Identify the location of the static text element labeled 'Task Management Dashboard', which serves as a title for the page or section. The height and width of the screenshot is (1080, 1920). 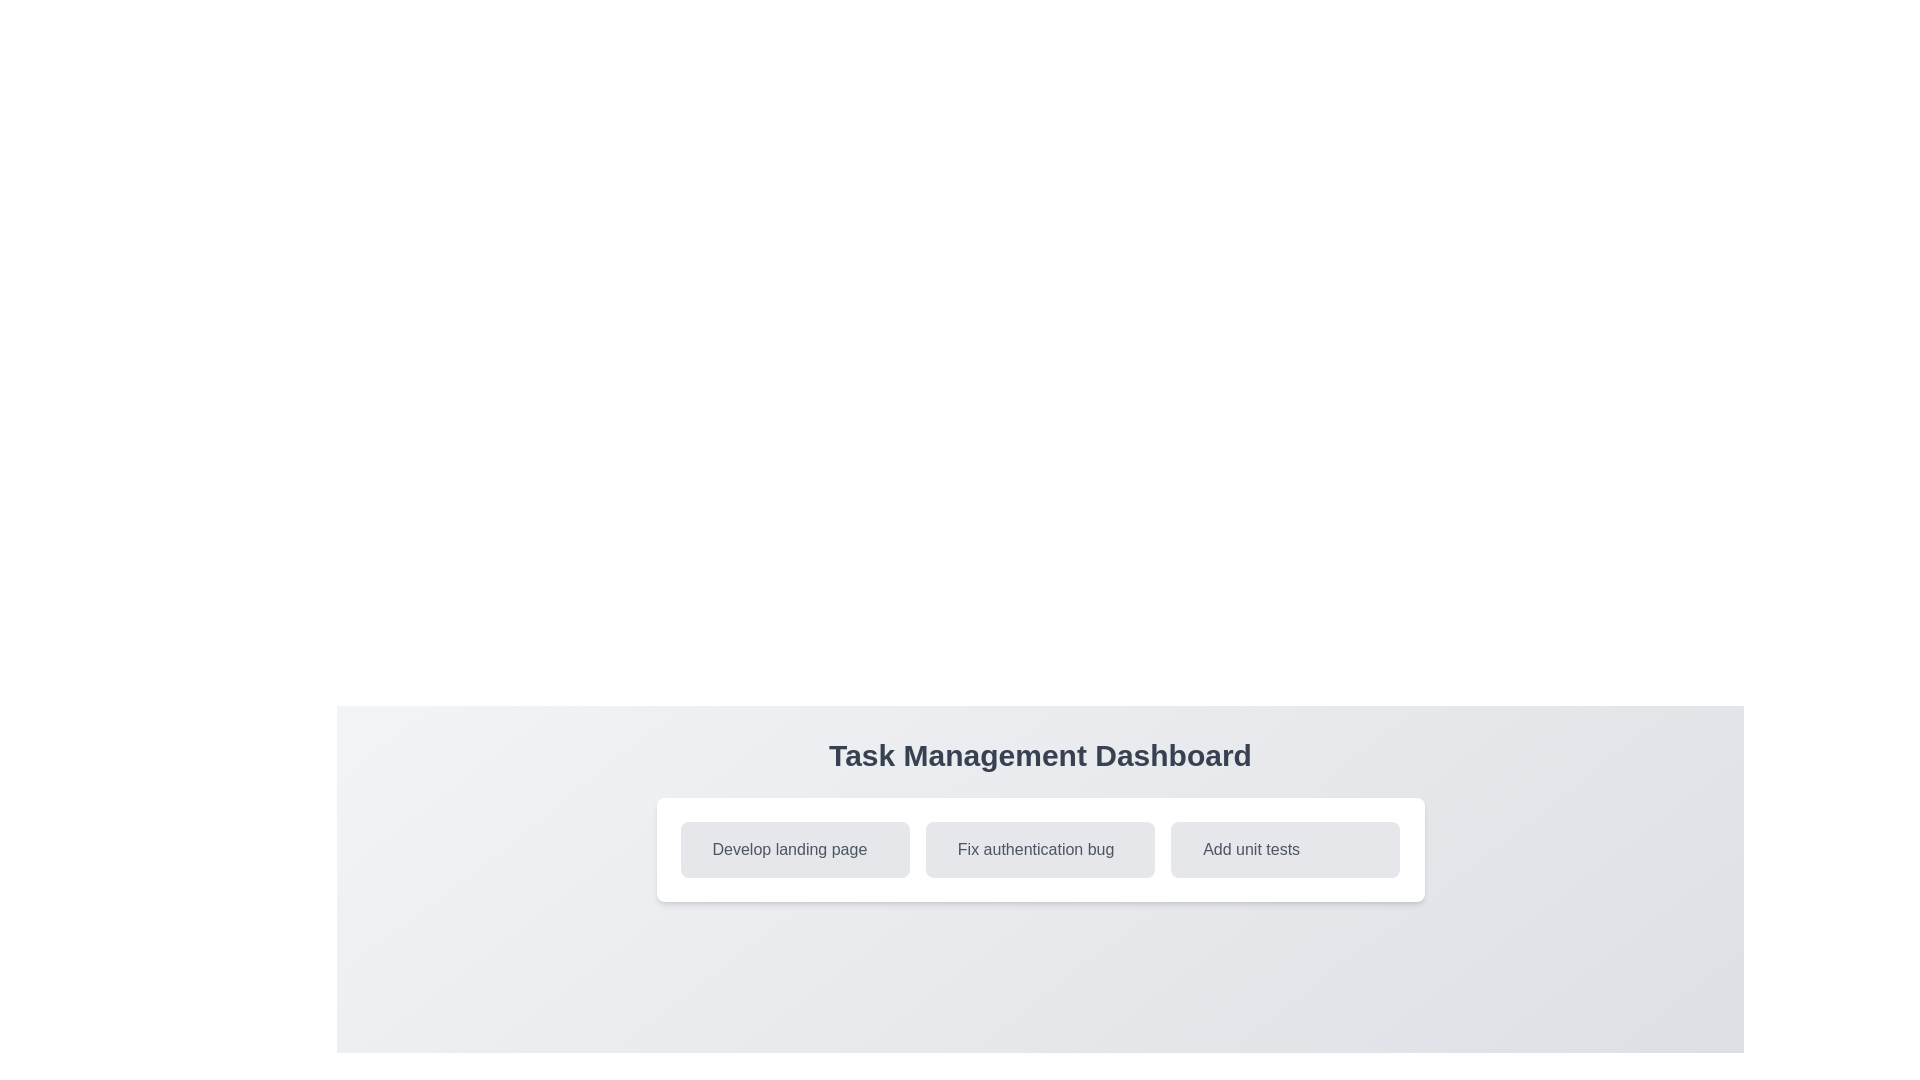
(1040, 756).